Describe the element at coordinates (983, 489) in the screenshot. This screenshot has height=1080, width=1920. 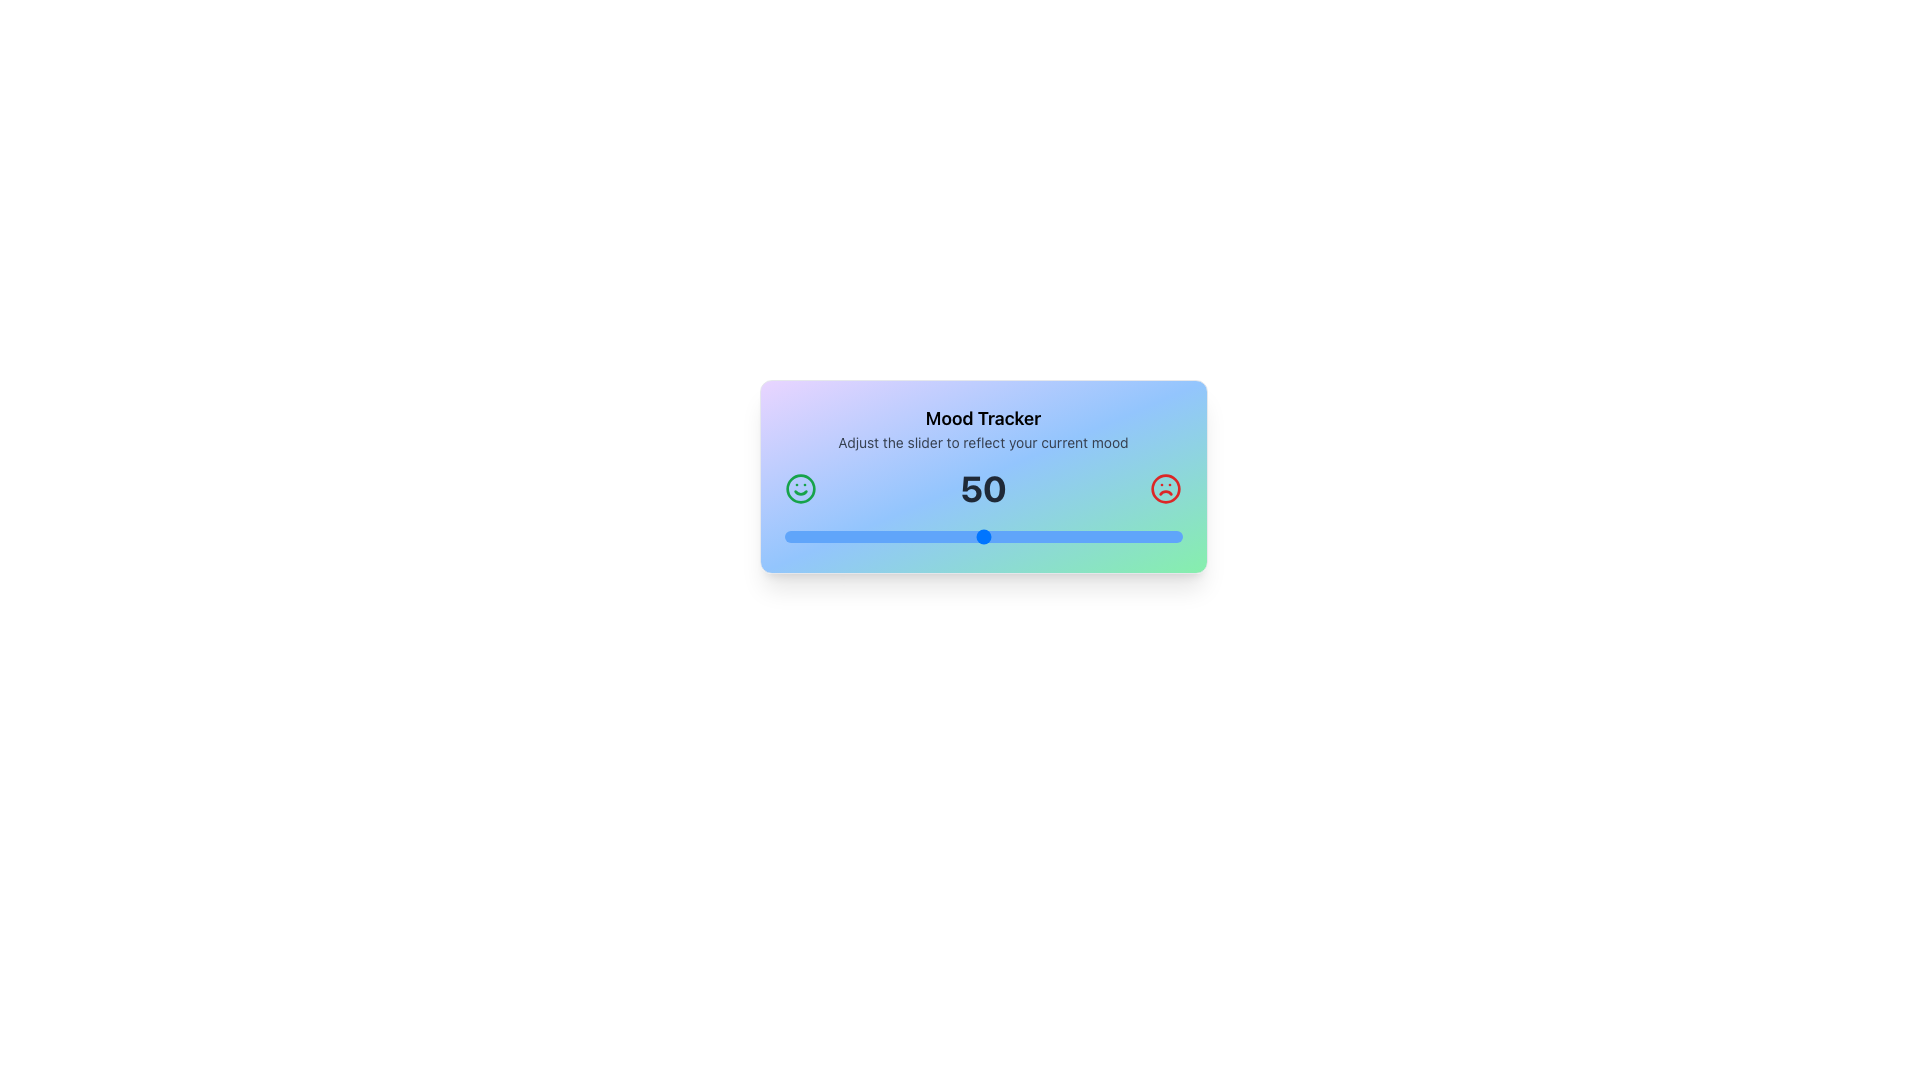
I see `the Text Display element that shows the number '50' in bold, large dark gray font, centrally placed in the mood tracker interface` at that location.